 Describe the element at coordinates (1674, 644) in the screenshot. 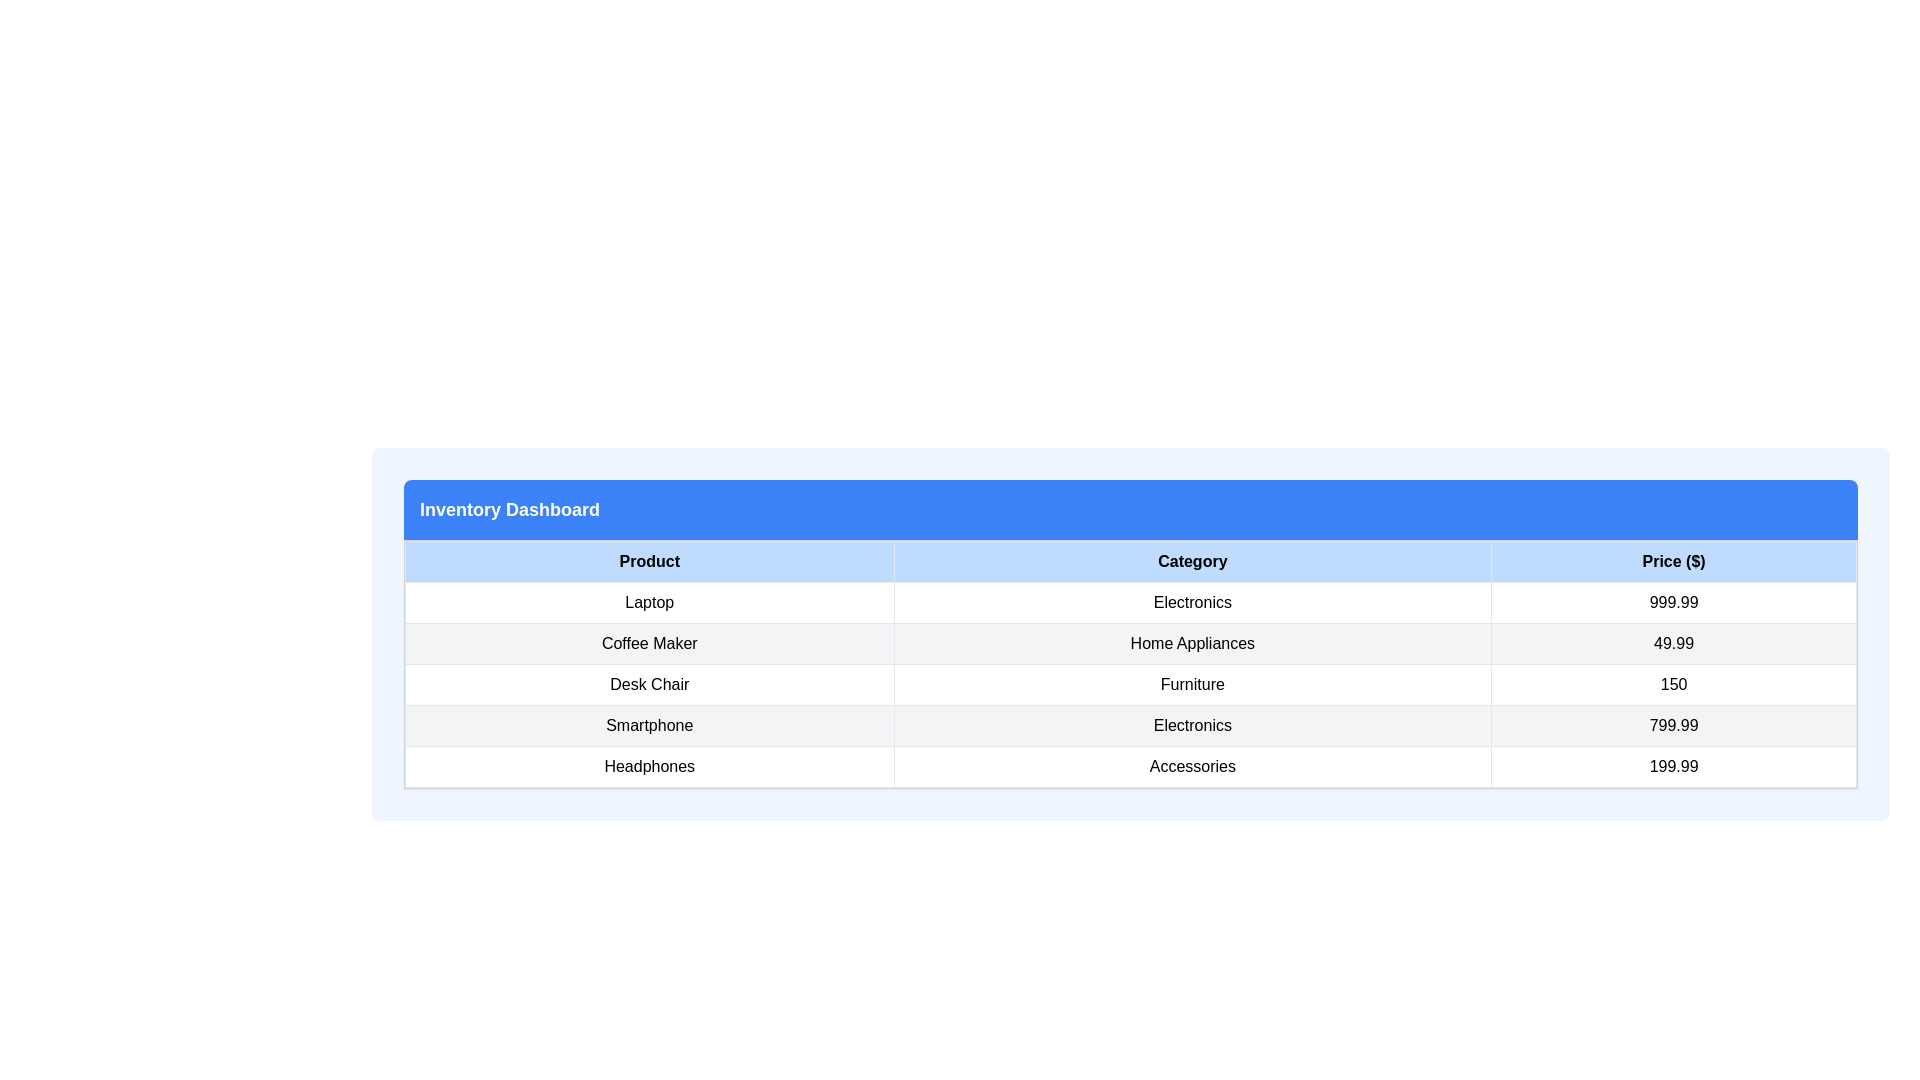

I see `the static text label displaying the price of the product 'Coffee Maker' located in the 'Price ($)' column of the table` at that location.